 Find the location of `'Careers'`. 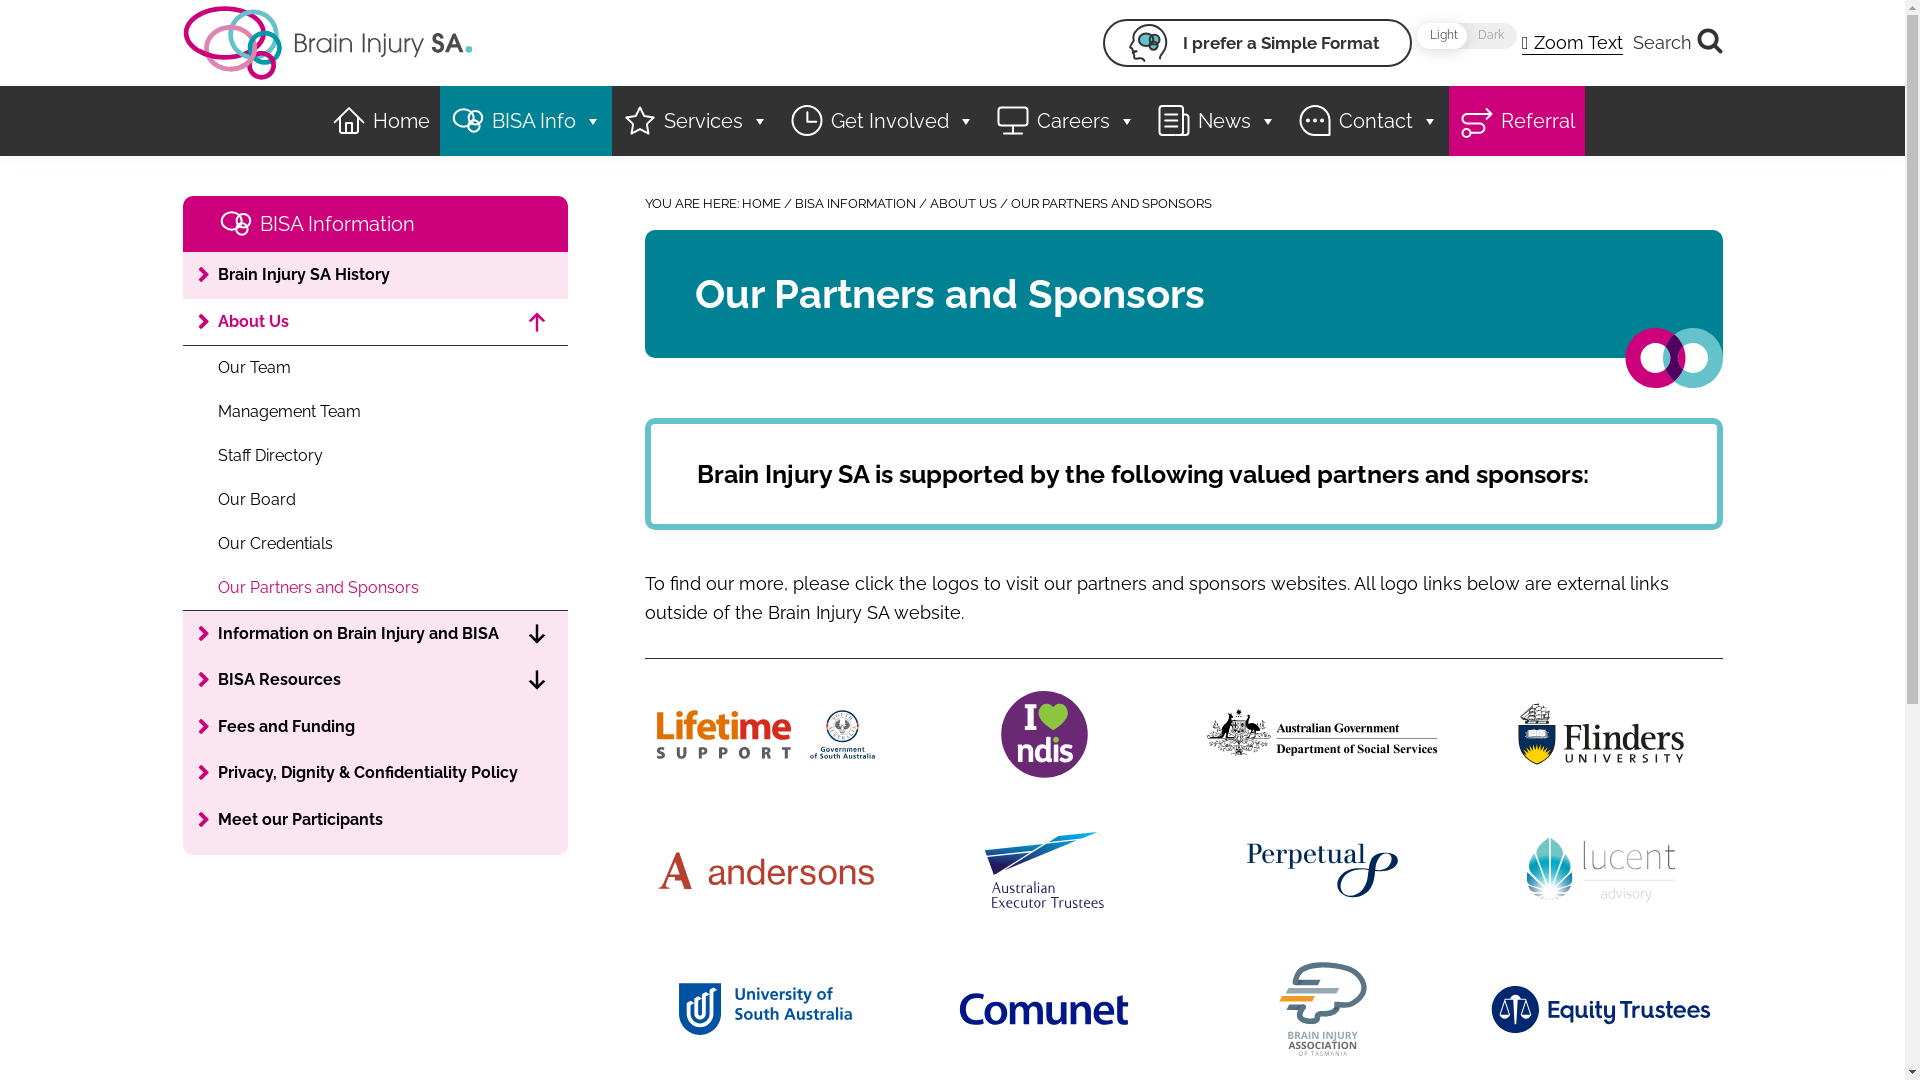

'Careers' is located at coordinates (983, 120).